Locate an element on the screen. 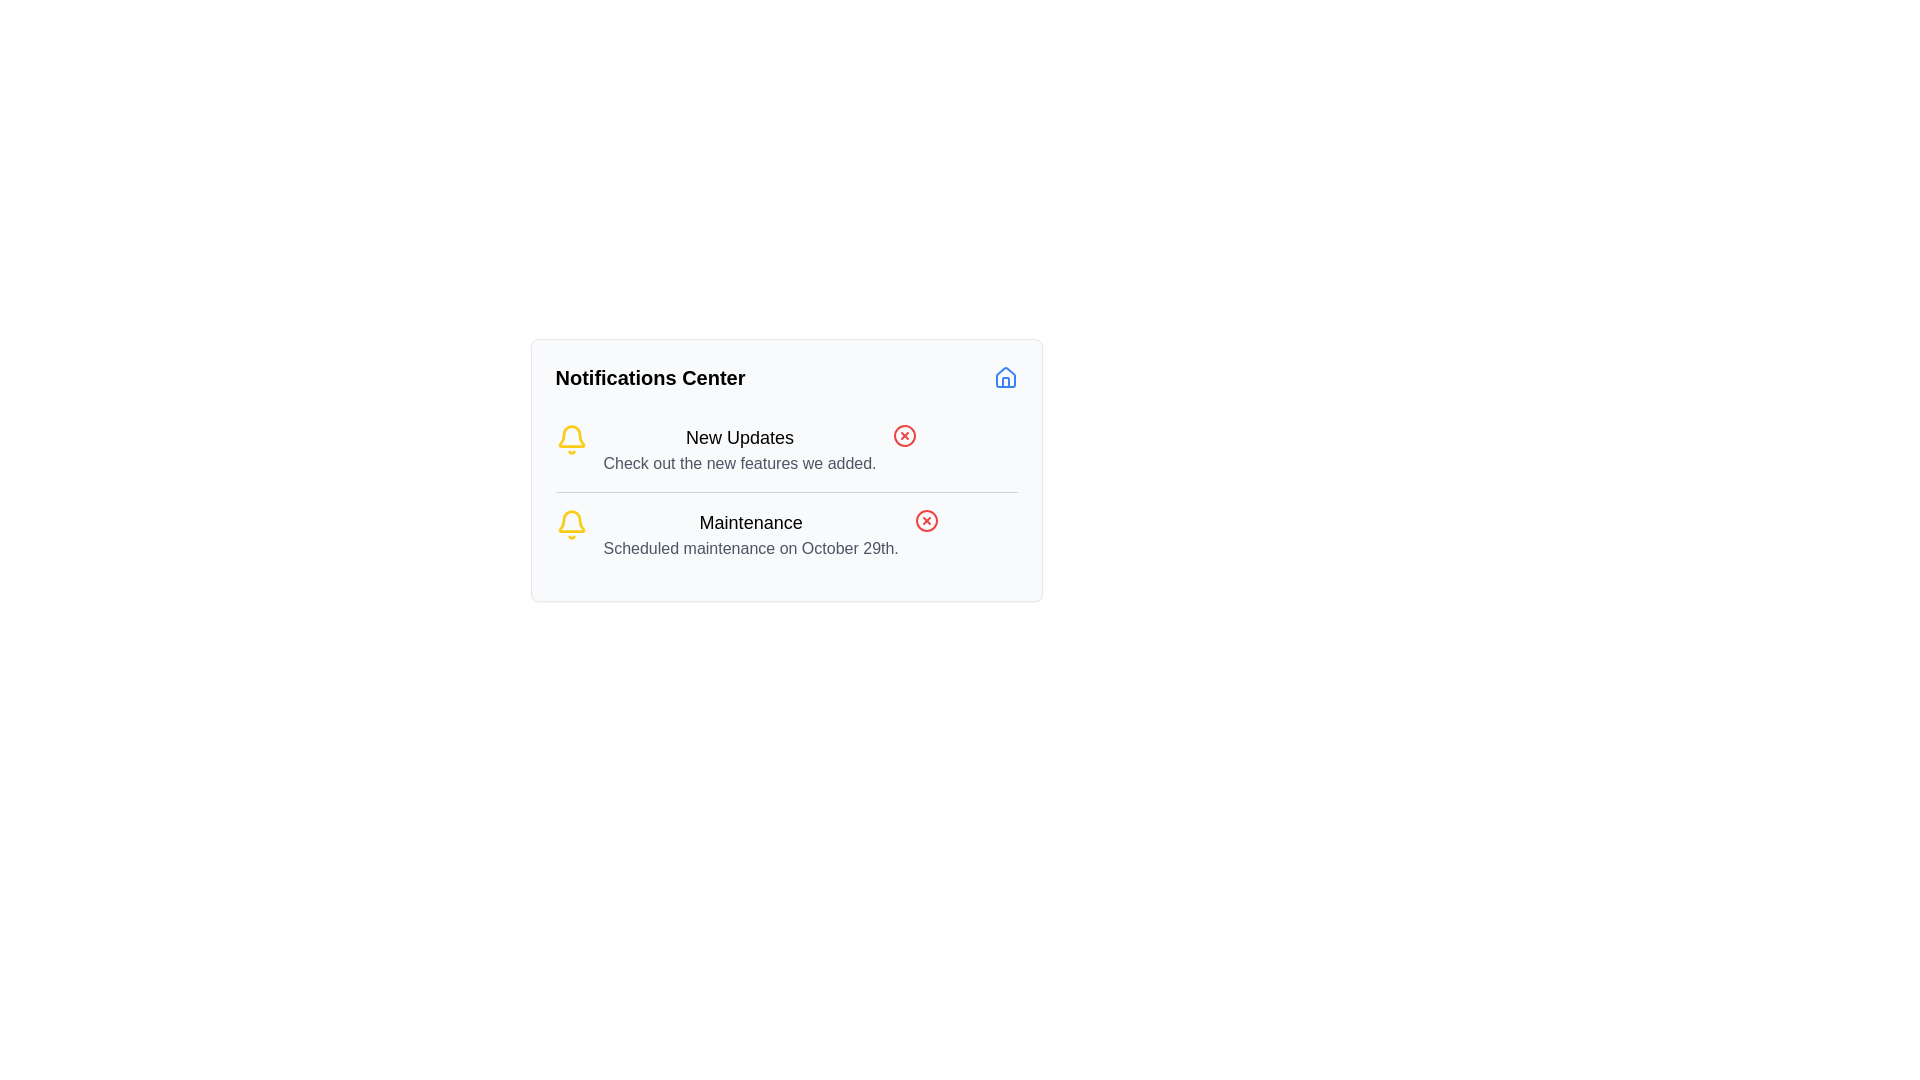  the bell icon that symbolizes an alert or notification related to maintenance, located on the left side of the 'Maintenance' notification banner is located at coordinates (570, 523).